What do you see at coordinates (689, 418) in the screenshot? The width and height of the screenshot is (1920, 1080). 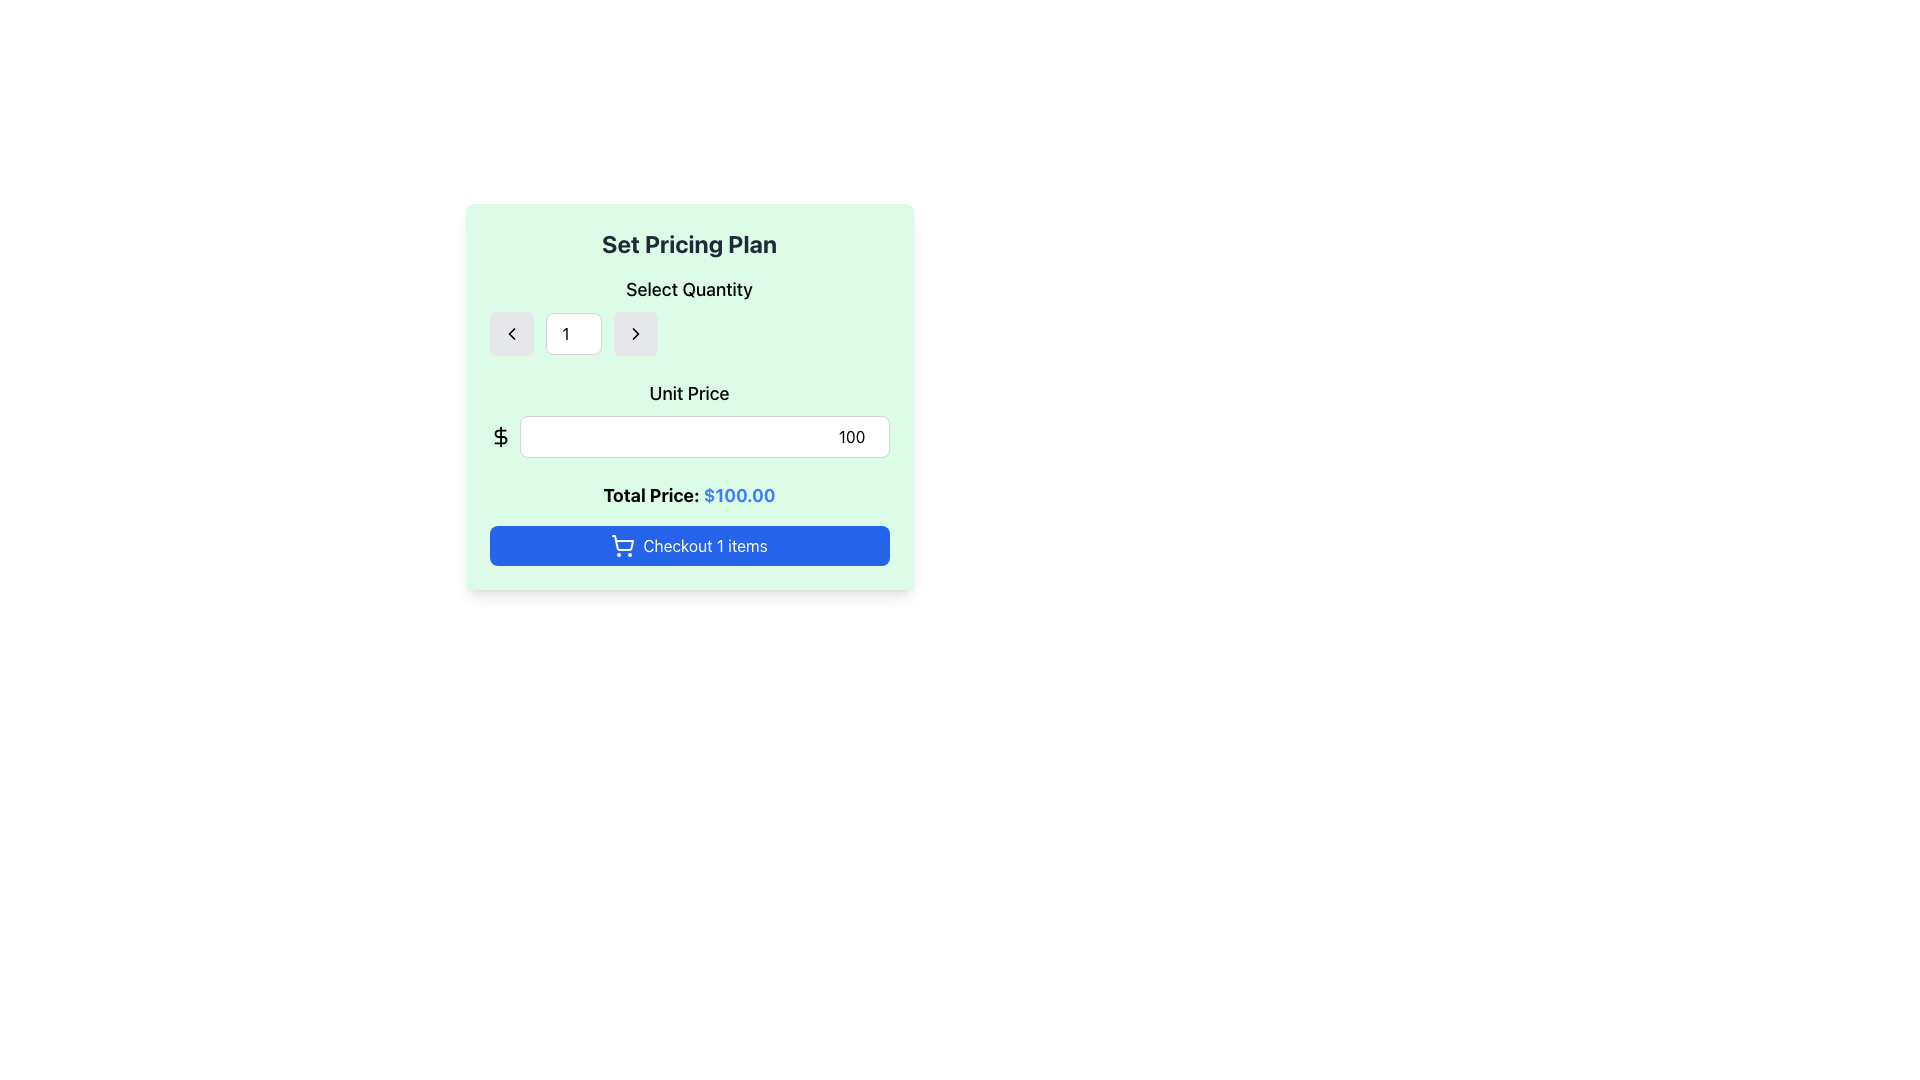 I see `the label indicating the purpose of the adjacent input field for specifying the unit price, located in the pricing panel below the 'Select Quantity' section` at bounding box center [689, 418].